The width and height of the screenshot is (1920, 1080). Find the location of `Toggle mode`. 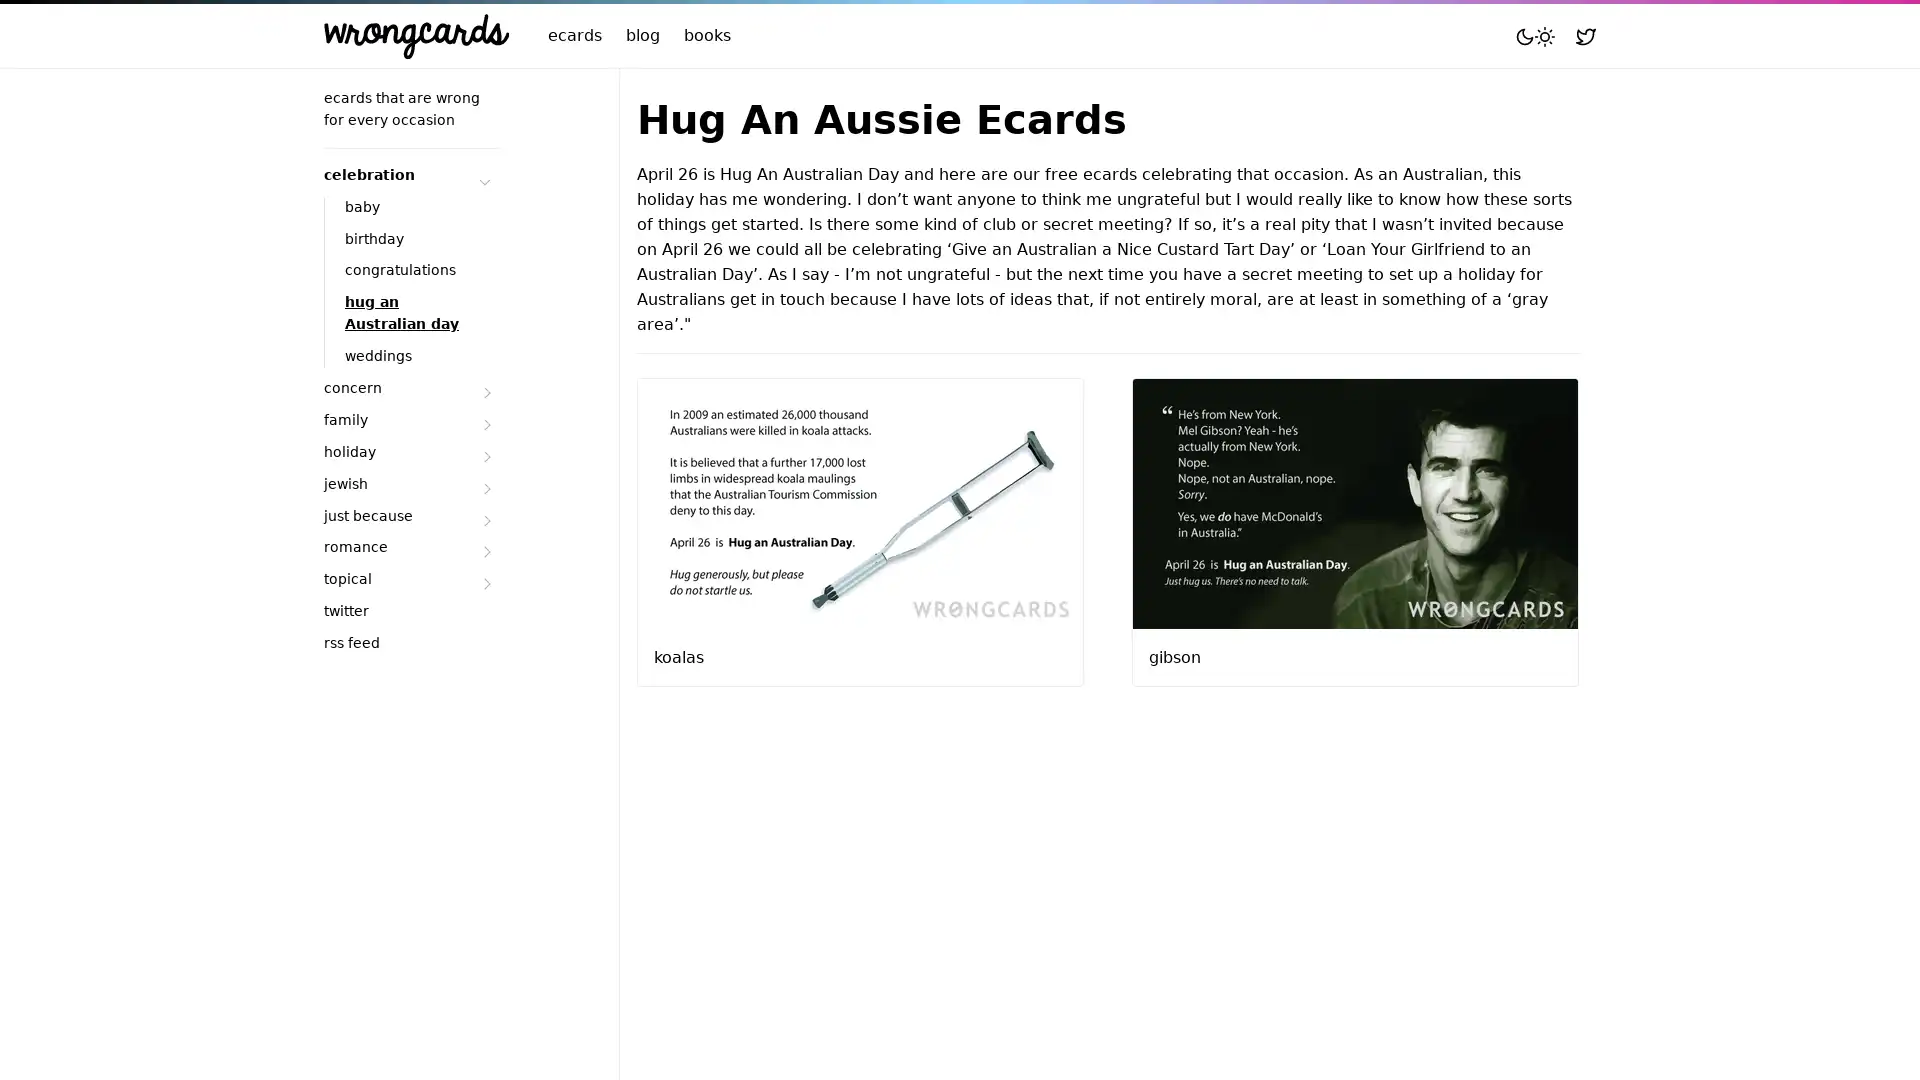

Toggle mode is located at coordinates (1534, 35).